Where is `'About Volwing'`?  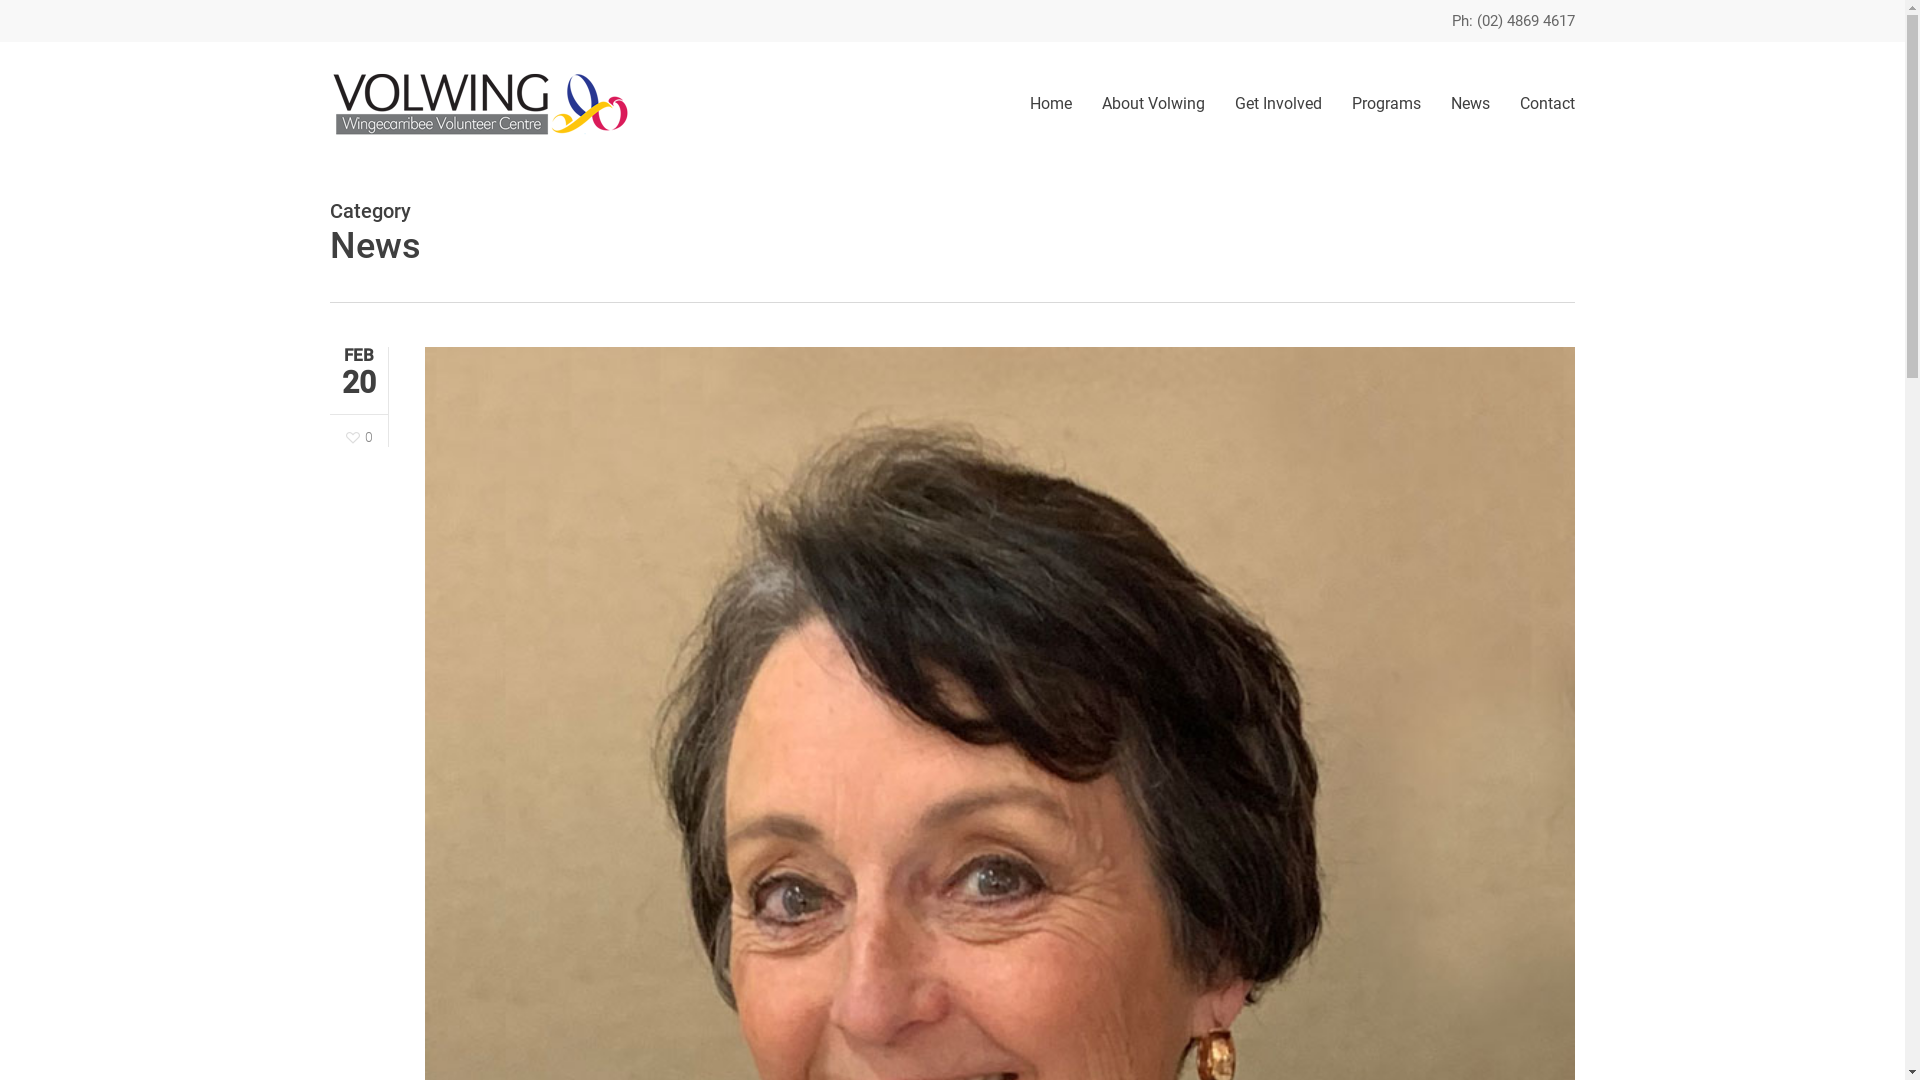 'About Volwing' is located at coordinates (1153, 103).